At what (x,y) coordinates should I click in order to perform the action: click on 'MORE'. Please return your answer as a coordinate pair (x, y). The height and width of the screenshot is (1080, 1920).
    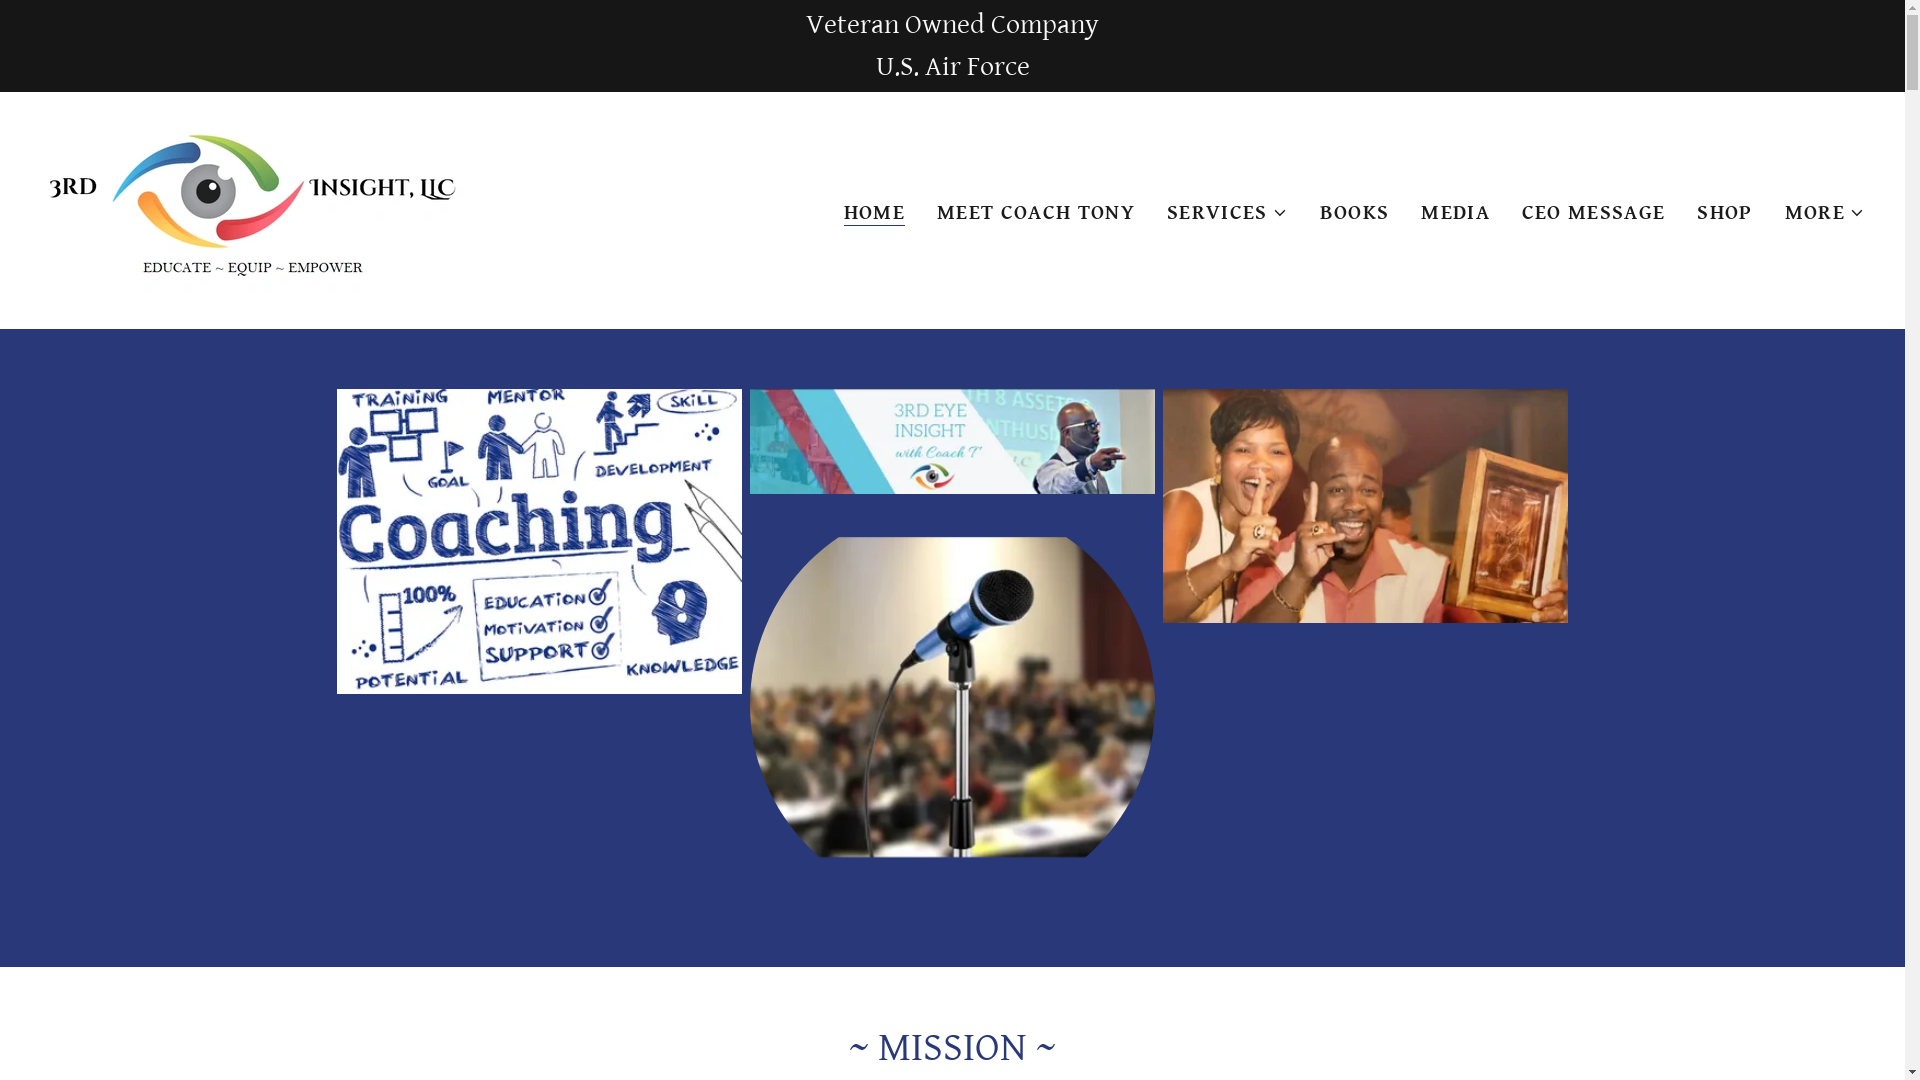
    Looking at the image, I should click on (1824, 212).